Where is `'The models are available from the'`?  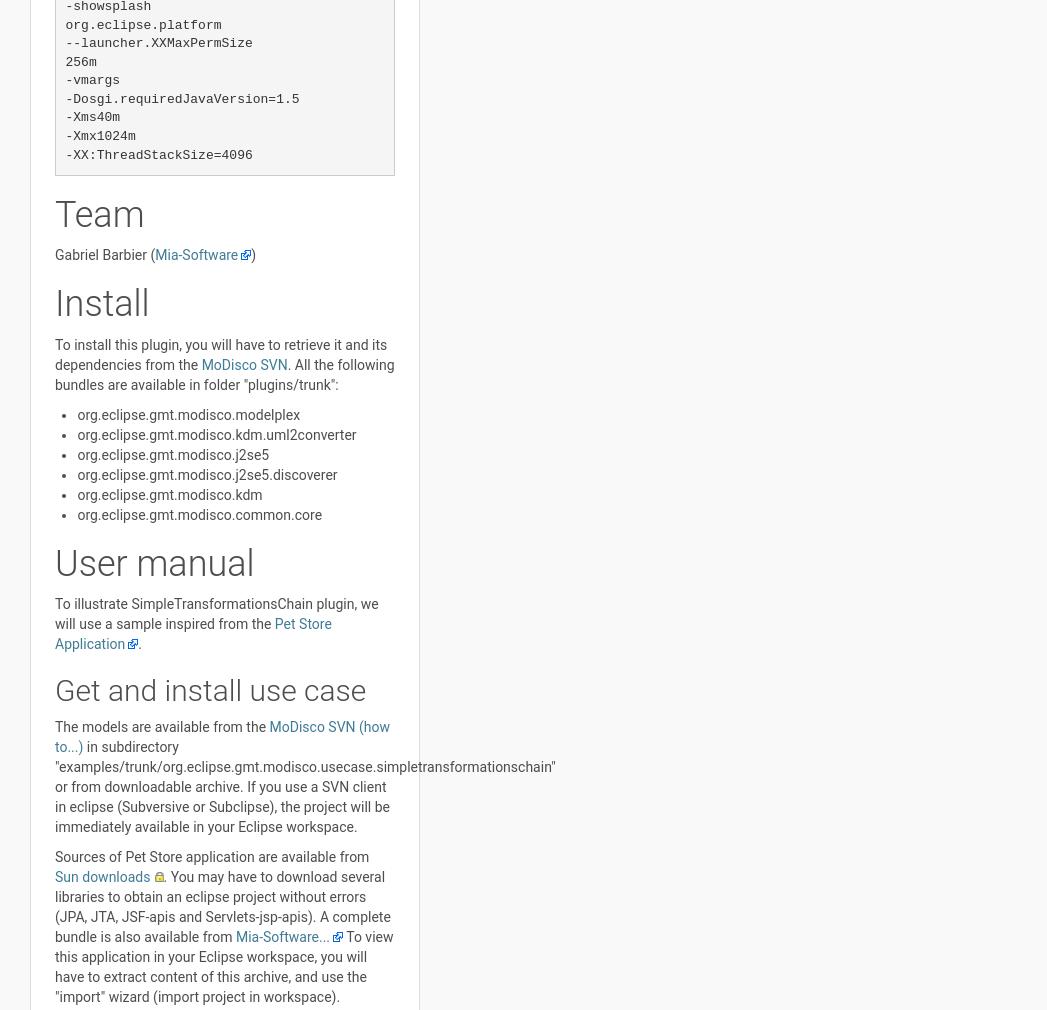 'The models are available from the' is located at coordinates (54, 725).